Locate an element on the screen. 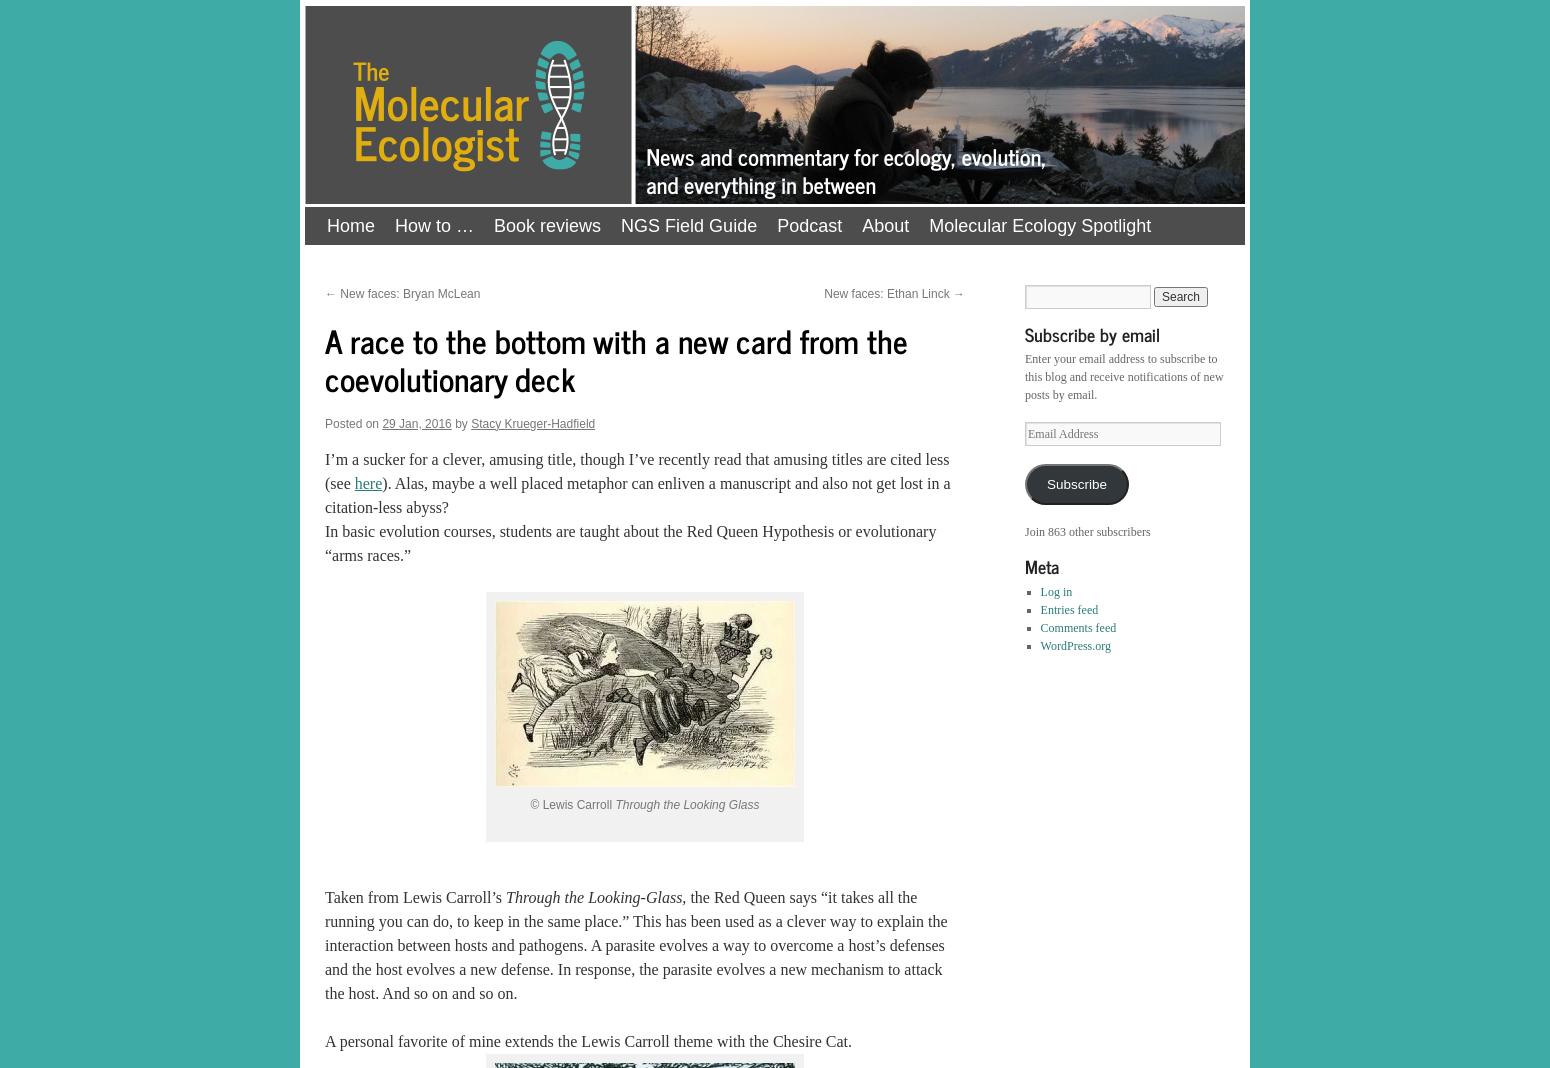 Image resolution: width=1550 pixels, height=1068 pixels. '). Alas, maybe a well placed metaphor can enliven a manuscript and also not get lost in a citation-less abyss?' is located at coordinates (636, 494).